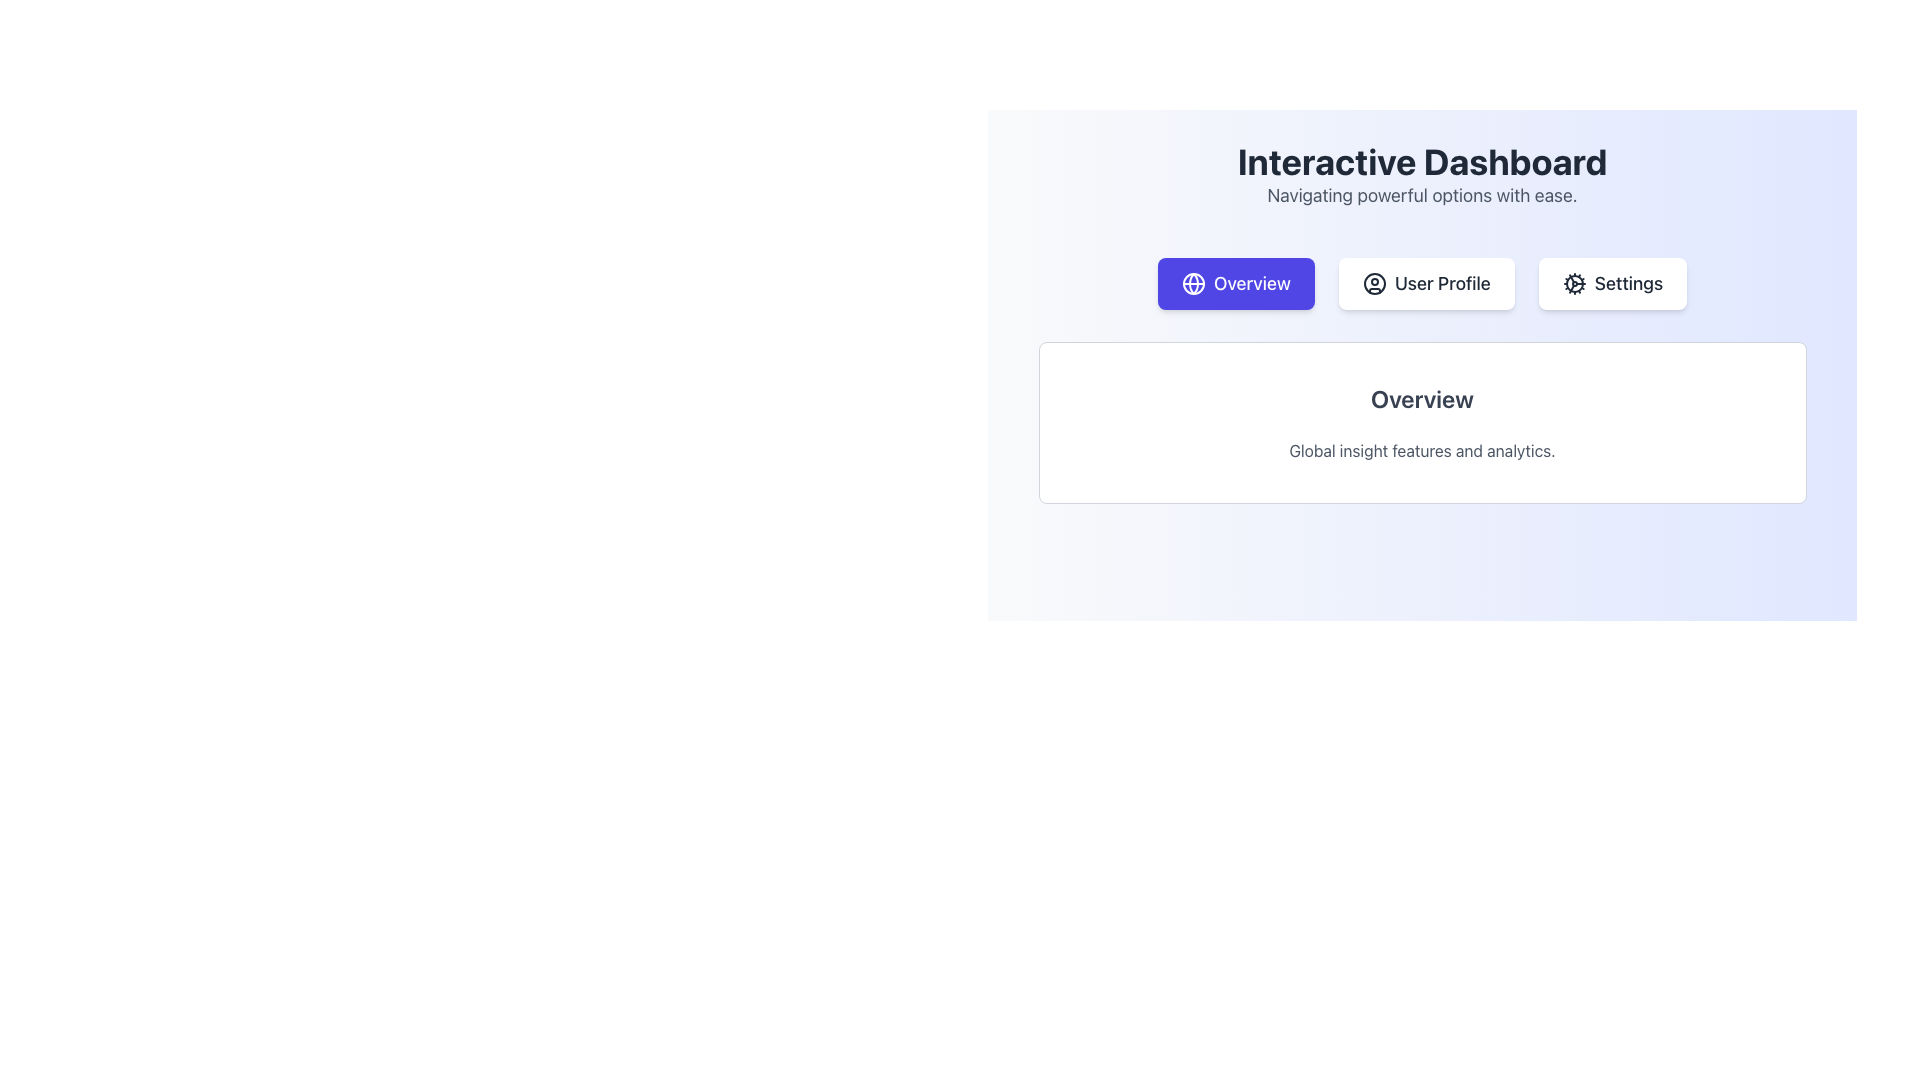  Describe the element at coordinates (1251, 284) in the screenshot. I see `the 'Overview' text label located within the blue button at the top-center of the interface` at that location.